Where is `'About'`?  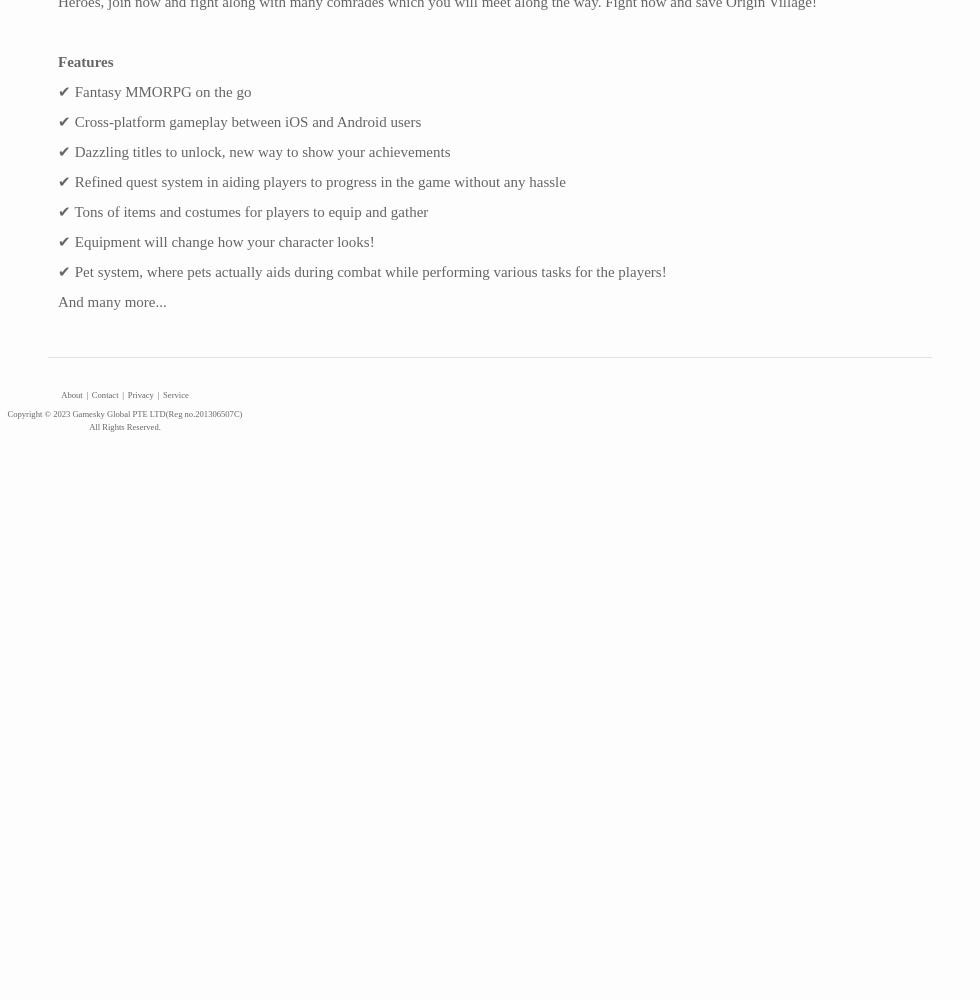
'About' is located at coordinates (71, 394).